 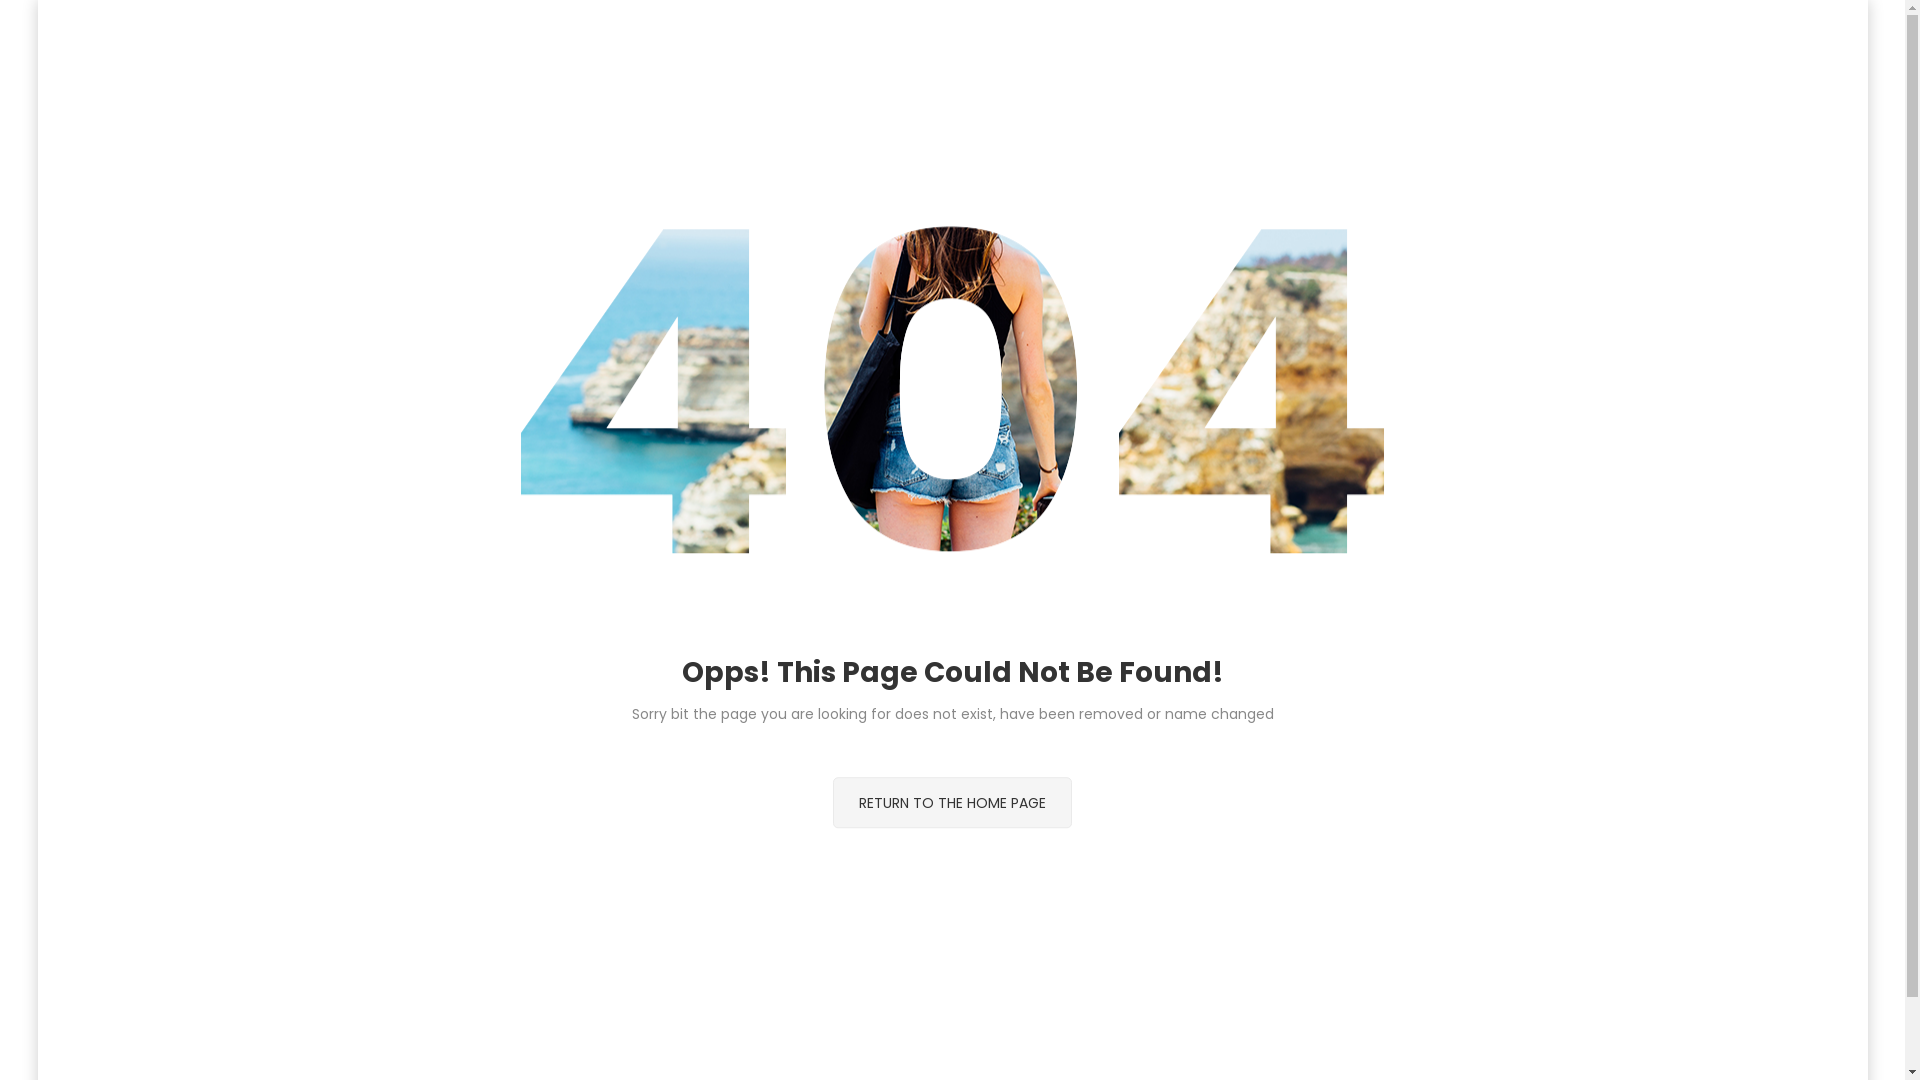 What do you see at coordinates (951, 801) in the screenshot?
I see `'RETURN TO THE HOME PAGE'` at bounding box center [951, 801].